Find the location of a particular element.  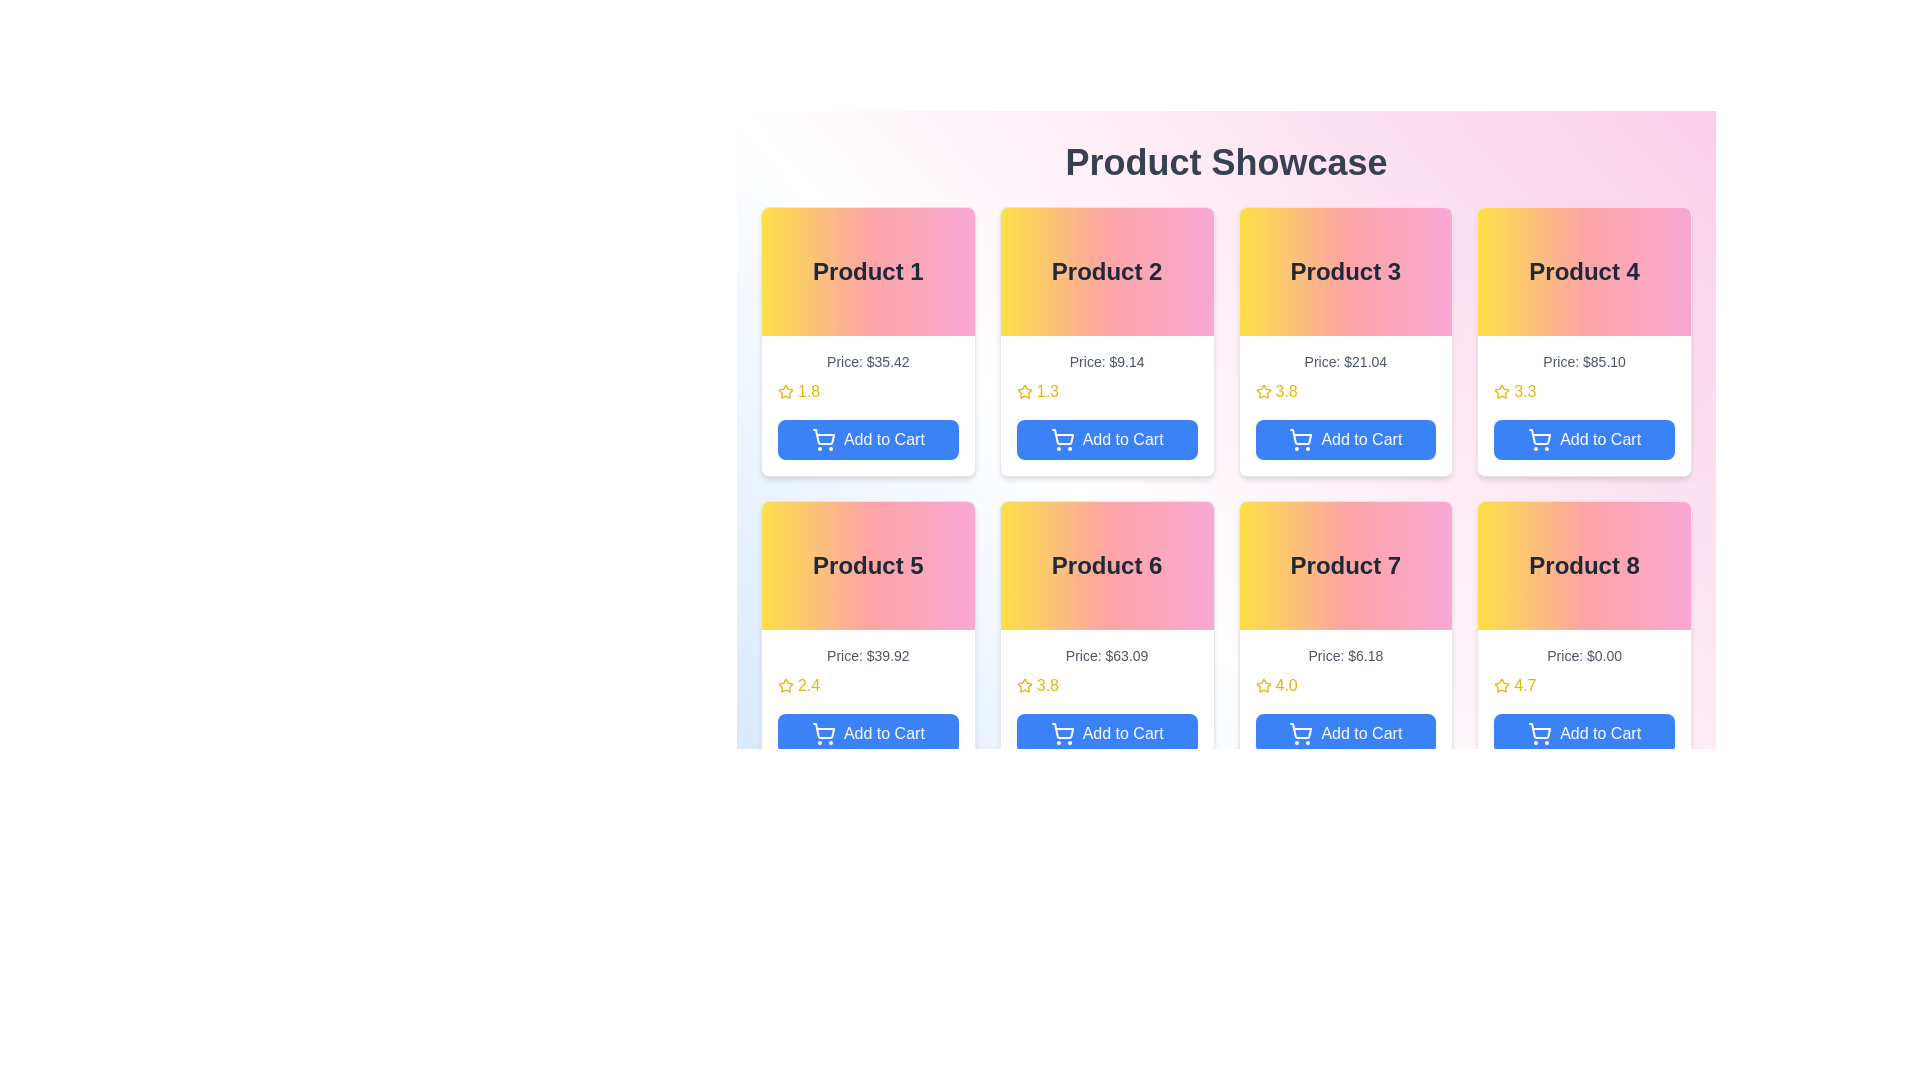

the text label displaying 'Product 6' is located at coordinates (1106, 566).